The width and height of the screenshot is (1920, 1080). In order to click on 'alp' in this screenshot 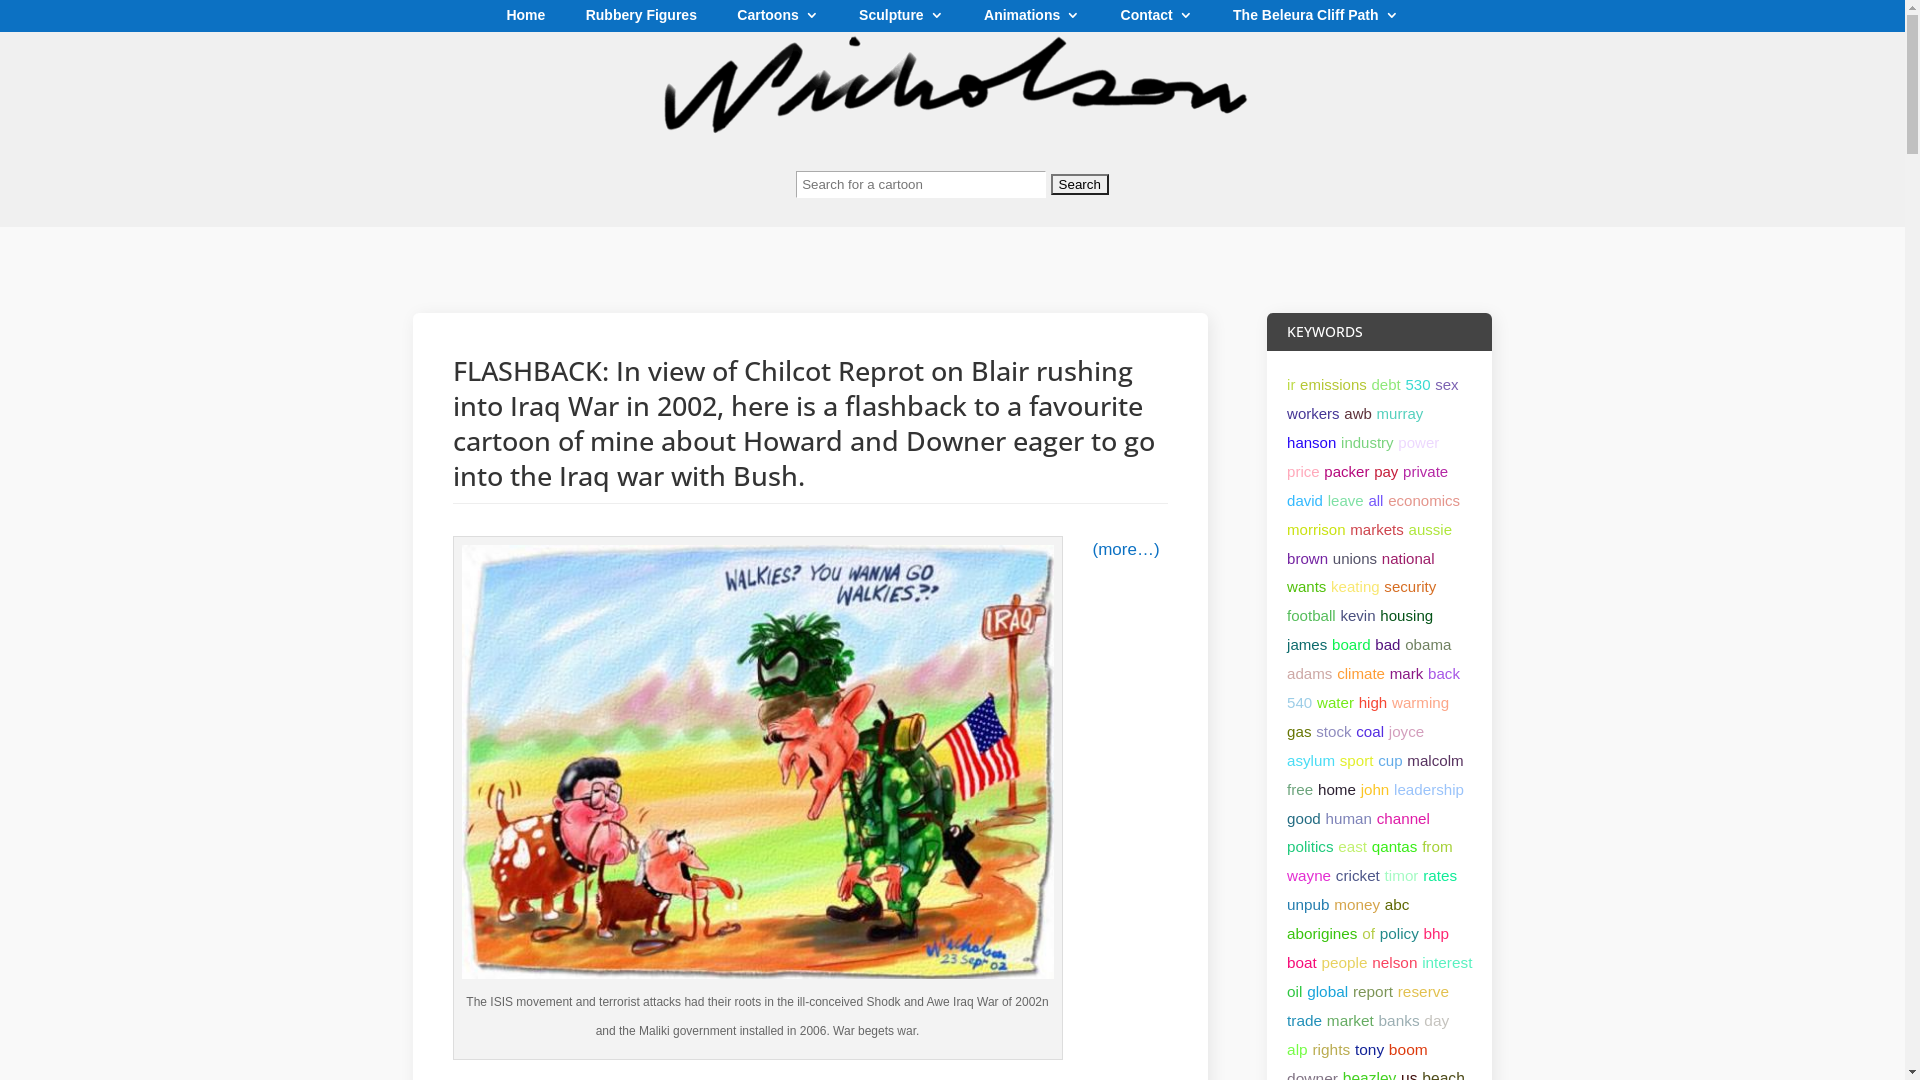, I will do `click(1286, 1048)`.